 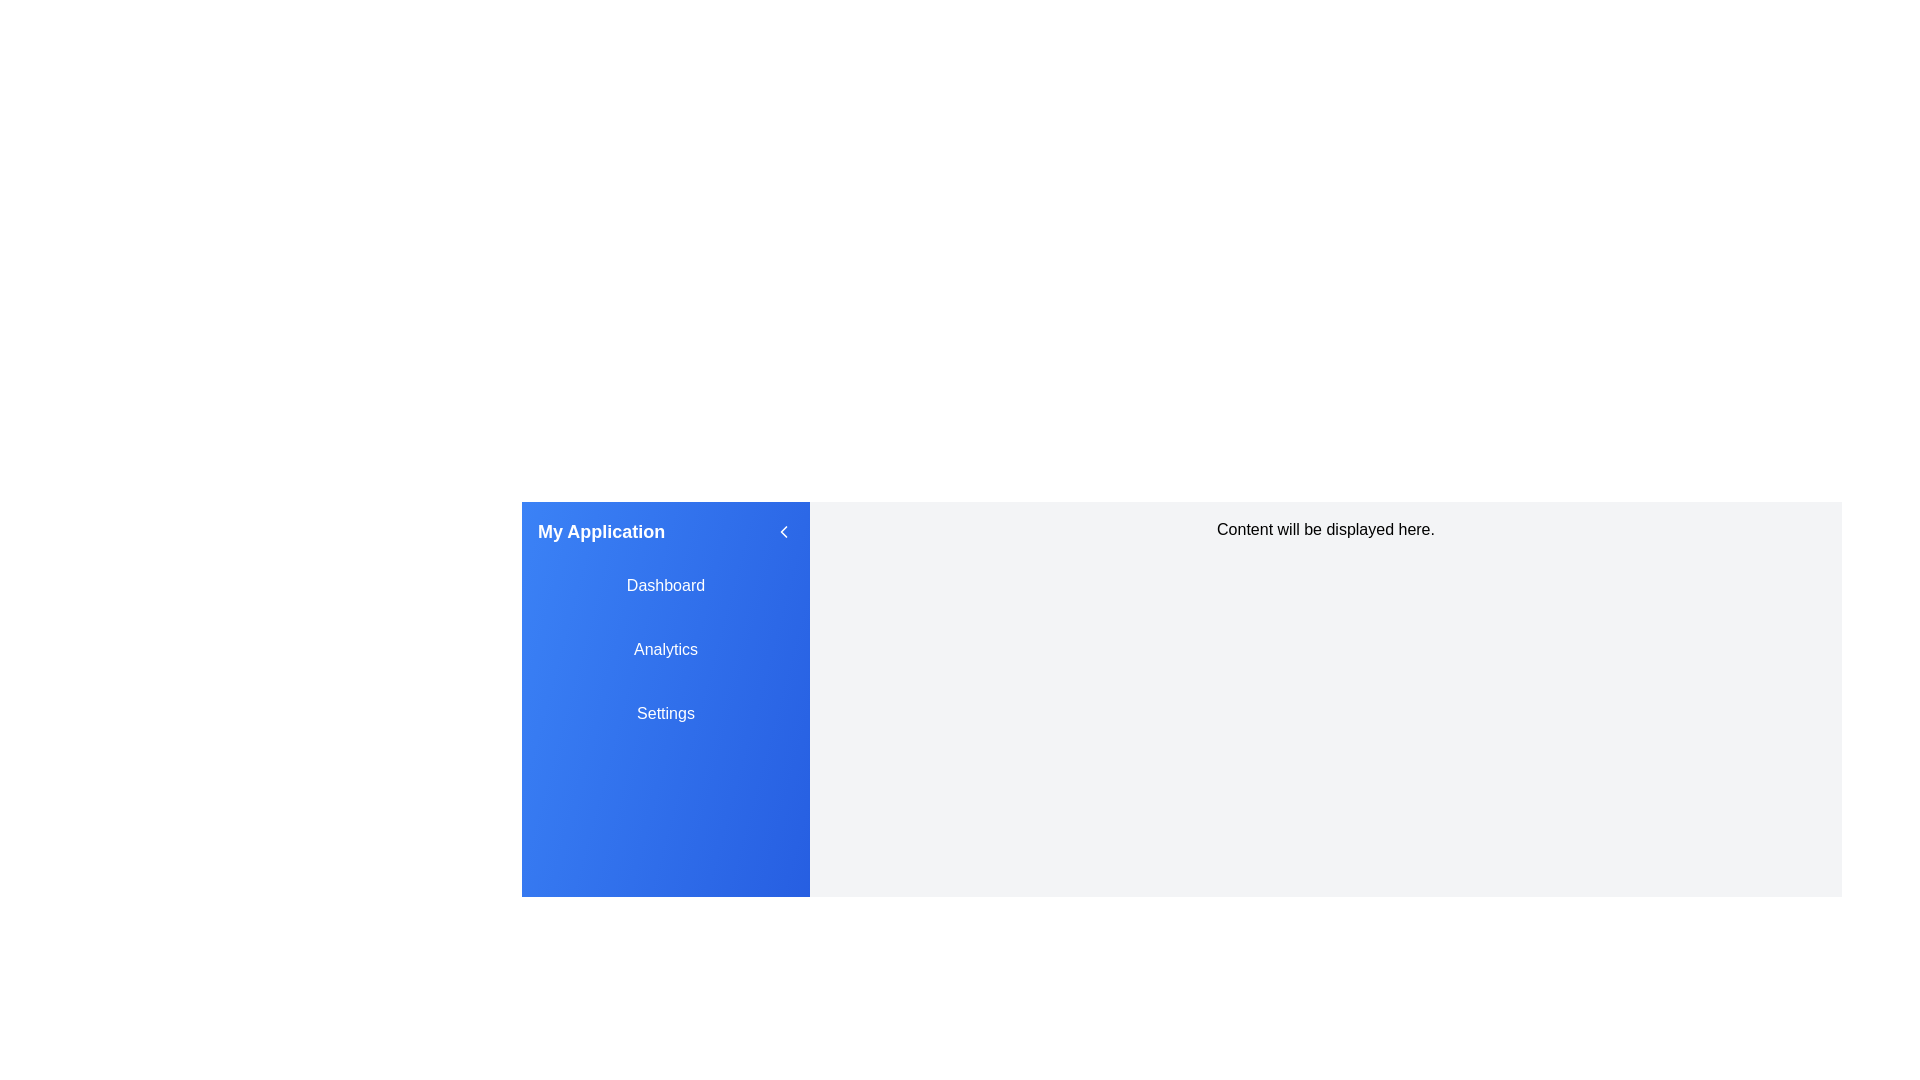 I want to click on button with the left chevron icon to close the drawer, so click(x=782, y=531).